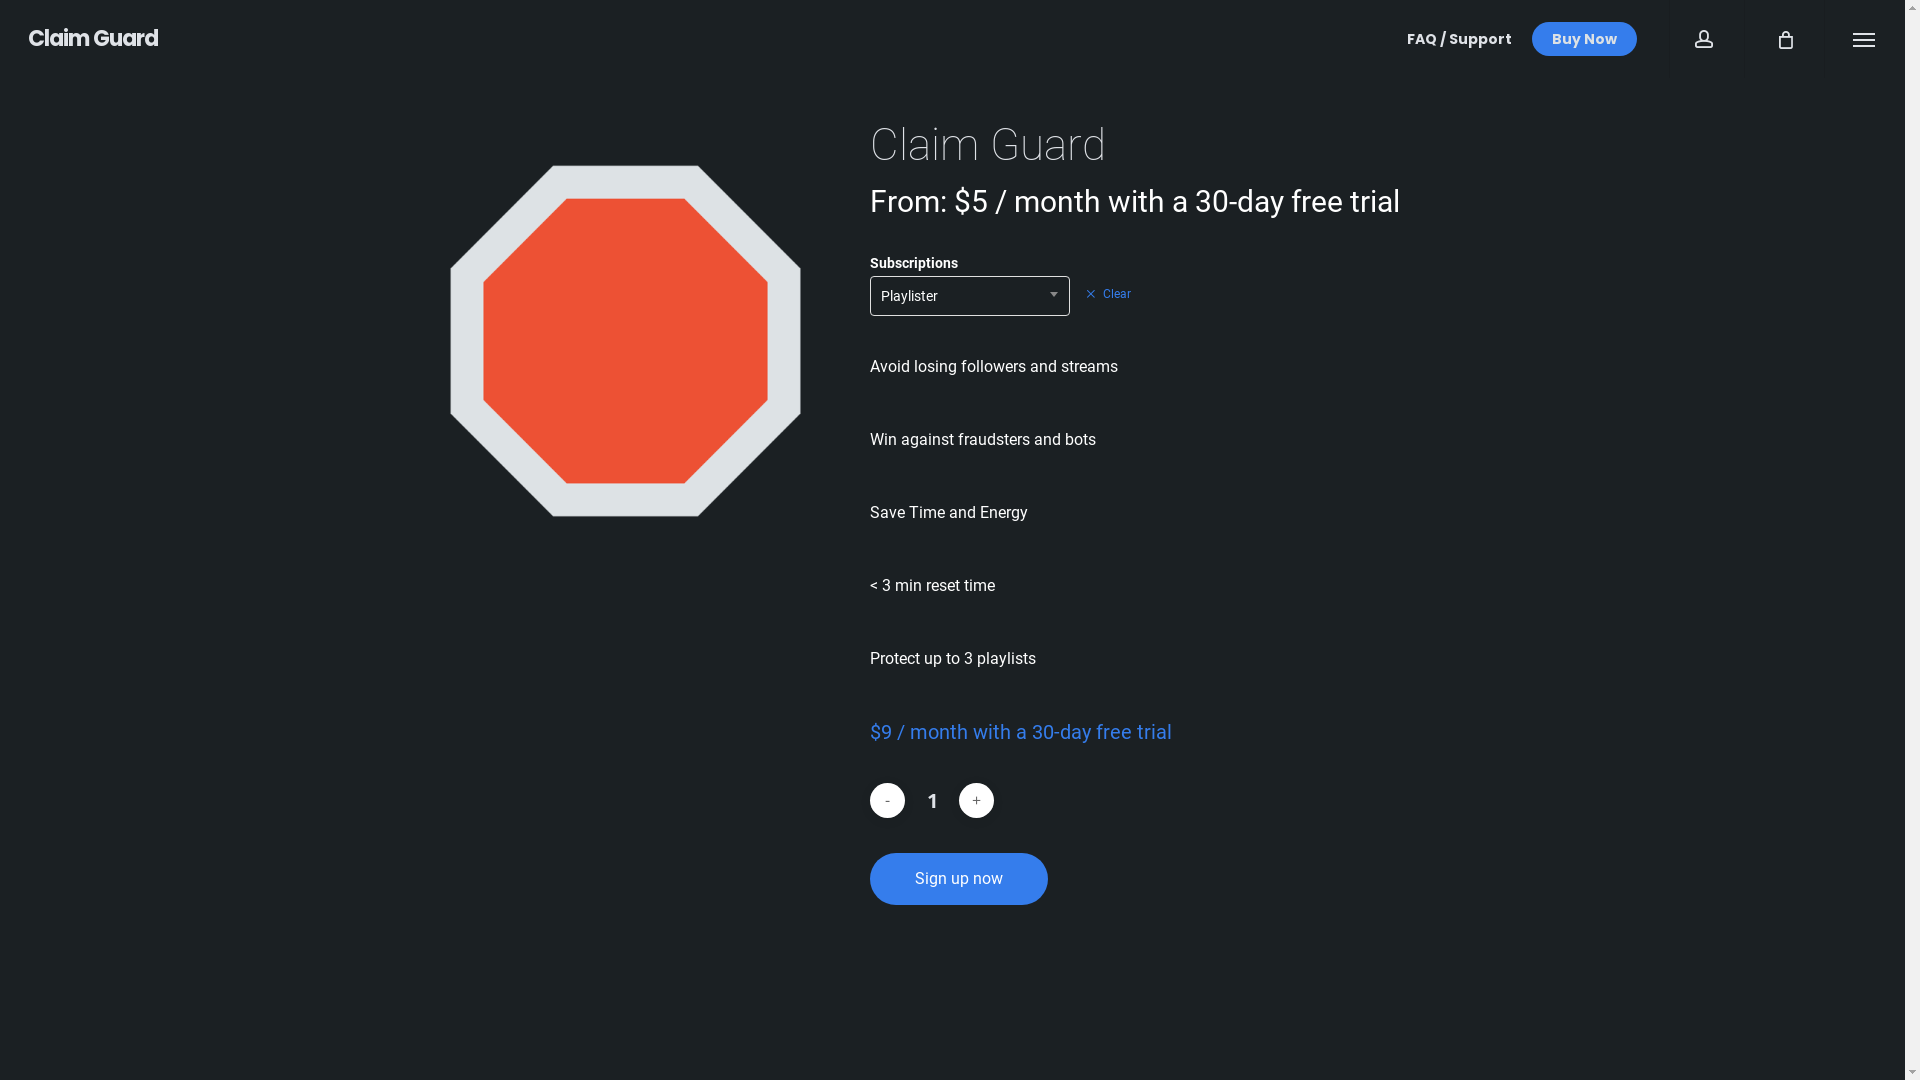 The image size is (1920, 1080). Describe the element at coordinates (1107, 293) in the screenshot. I see `'Clear'` at that location.